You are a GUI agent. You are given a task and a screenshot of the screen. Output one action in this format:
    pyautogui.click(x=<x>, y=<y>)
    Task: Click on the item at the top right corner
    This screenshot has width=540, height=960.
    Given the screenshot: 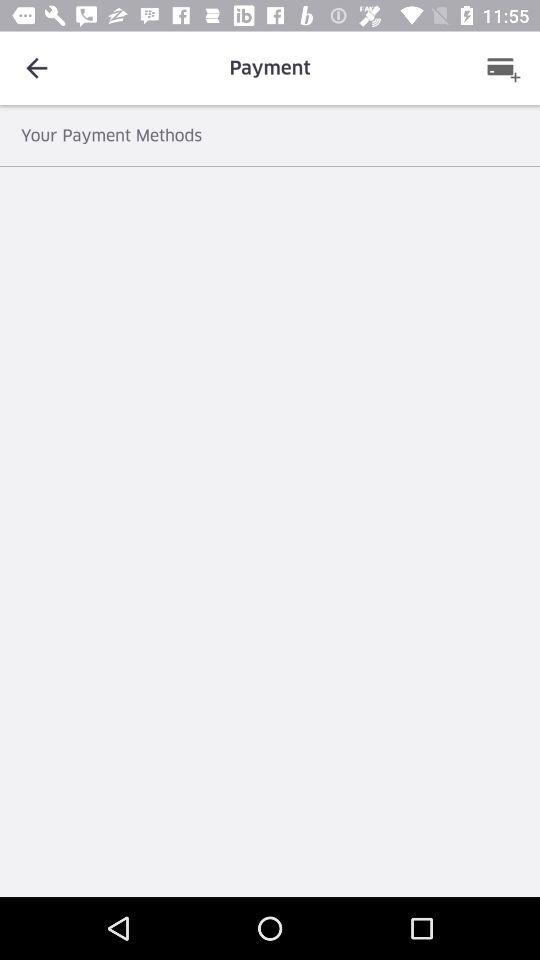 What is the action you would take?
    pyautogui.click(x=502, y=68)
    